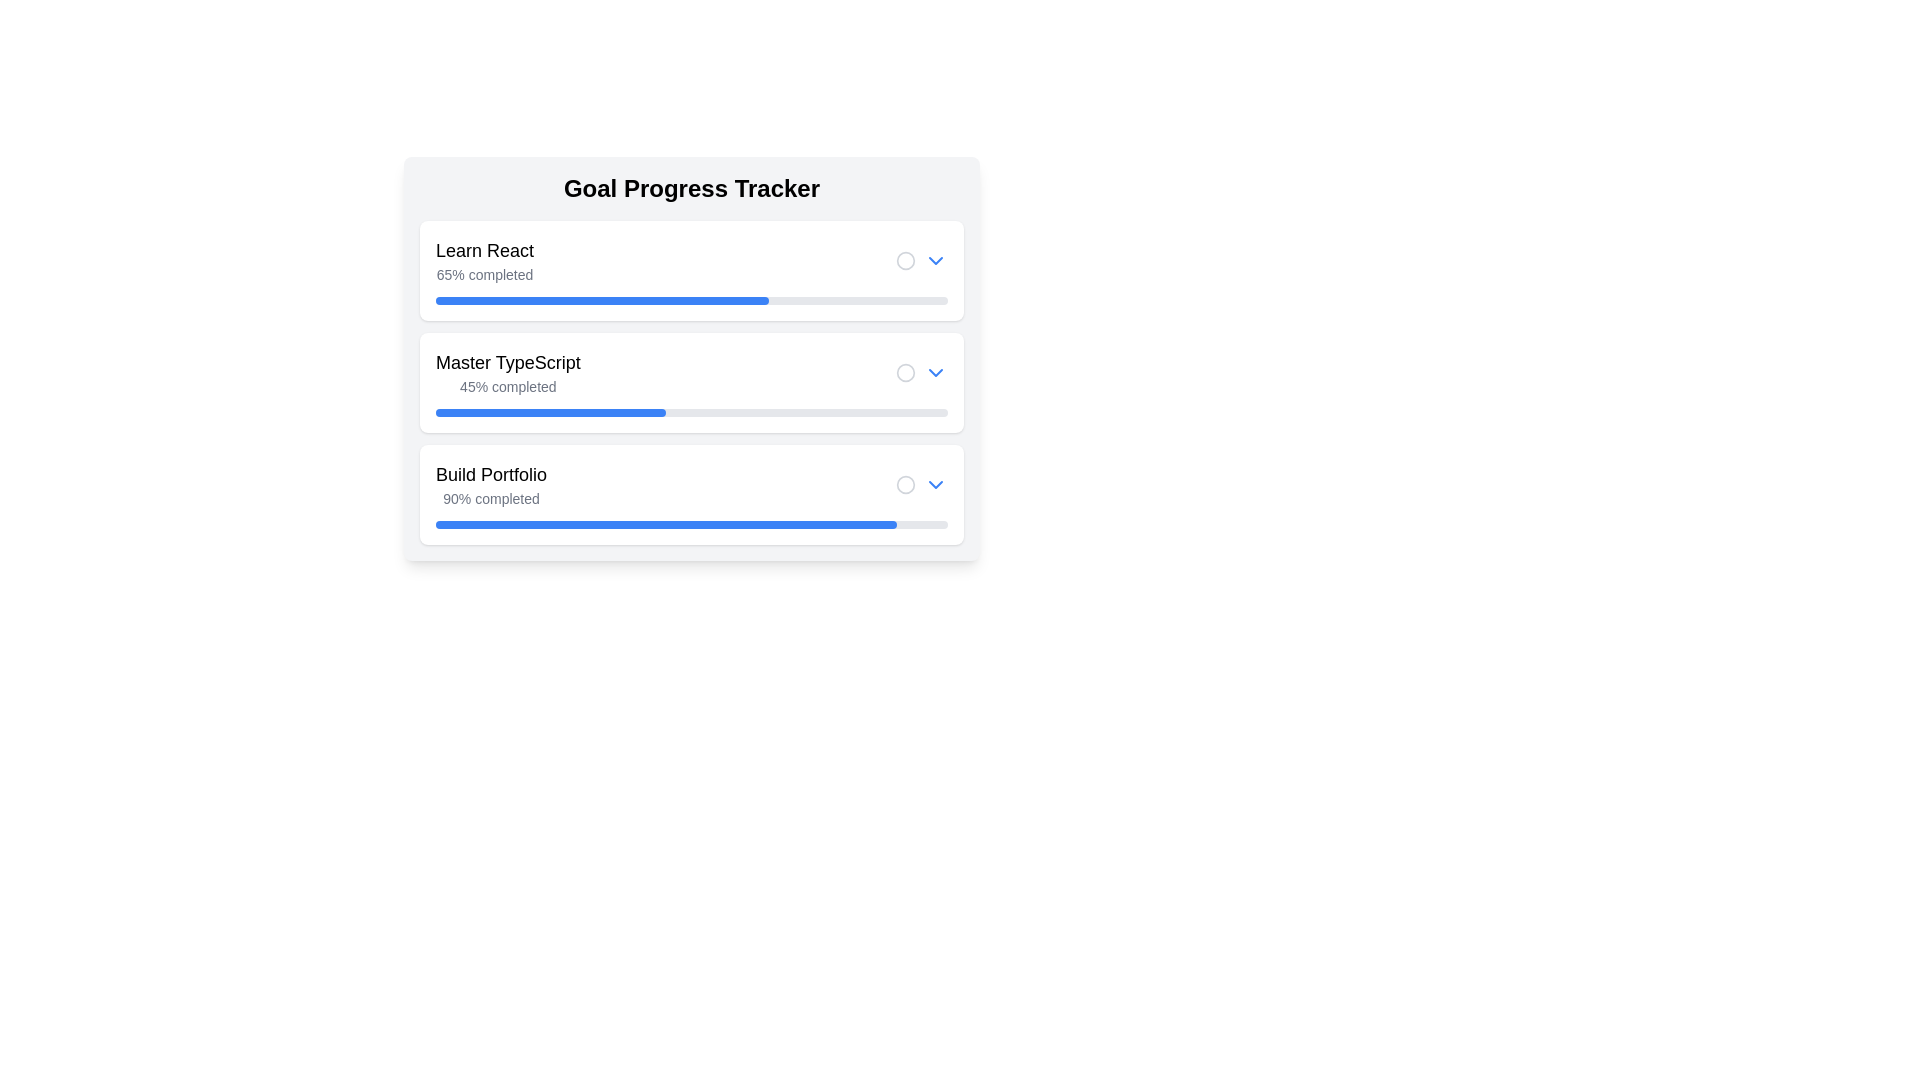 The height and width of the screenshot is (1080, 1920). I want to click on the Progress bar indicating 90% completion for the 'Build Portfolio' task, located at the bottom of the 'Build Portfolio' section, so click(691, 523).